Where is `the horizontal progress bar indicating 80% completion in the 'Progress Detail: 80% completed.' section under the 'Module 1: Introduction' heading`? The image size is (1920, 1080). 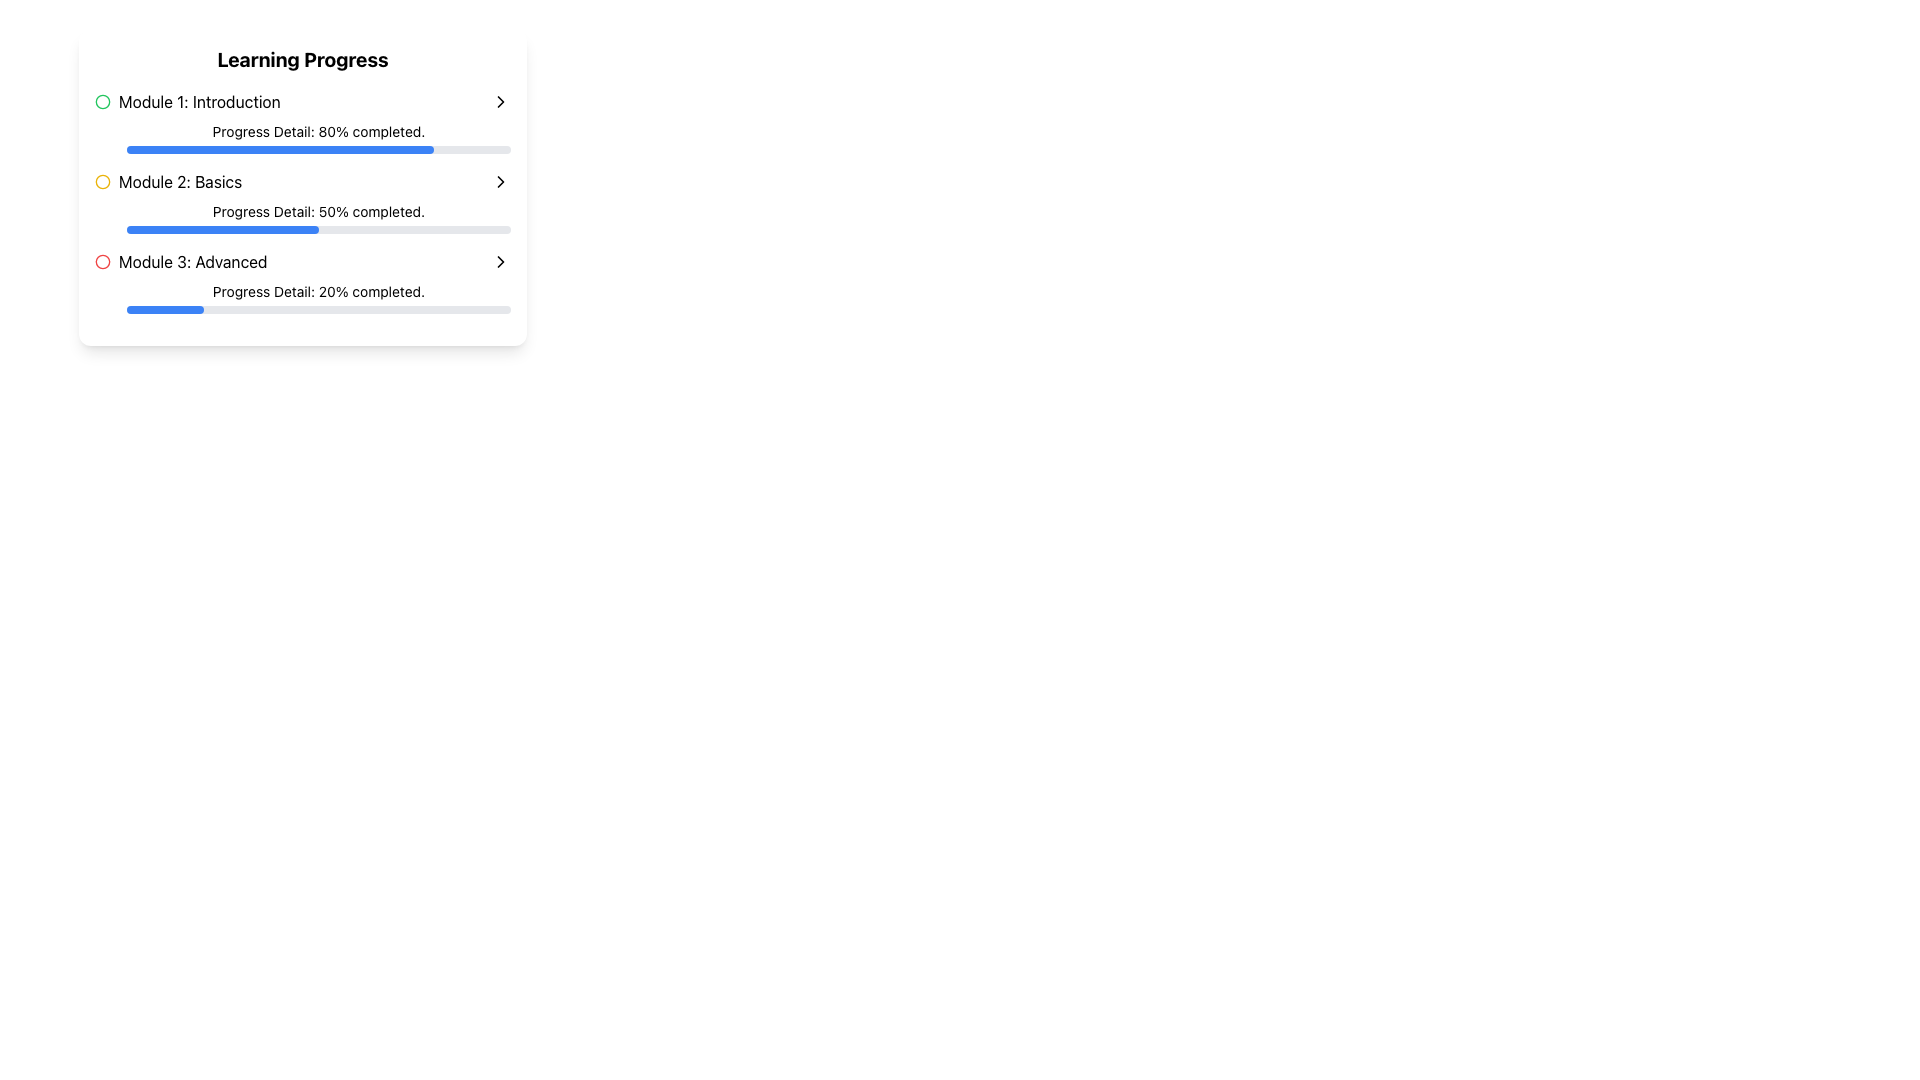 the horizontal progress bar indicating 80% completion in the 'Progress Detail: 80% completed.' section under the 'Module 1: Introduction' heading is located at coordinates (317, 149).